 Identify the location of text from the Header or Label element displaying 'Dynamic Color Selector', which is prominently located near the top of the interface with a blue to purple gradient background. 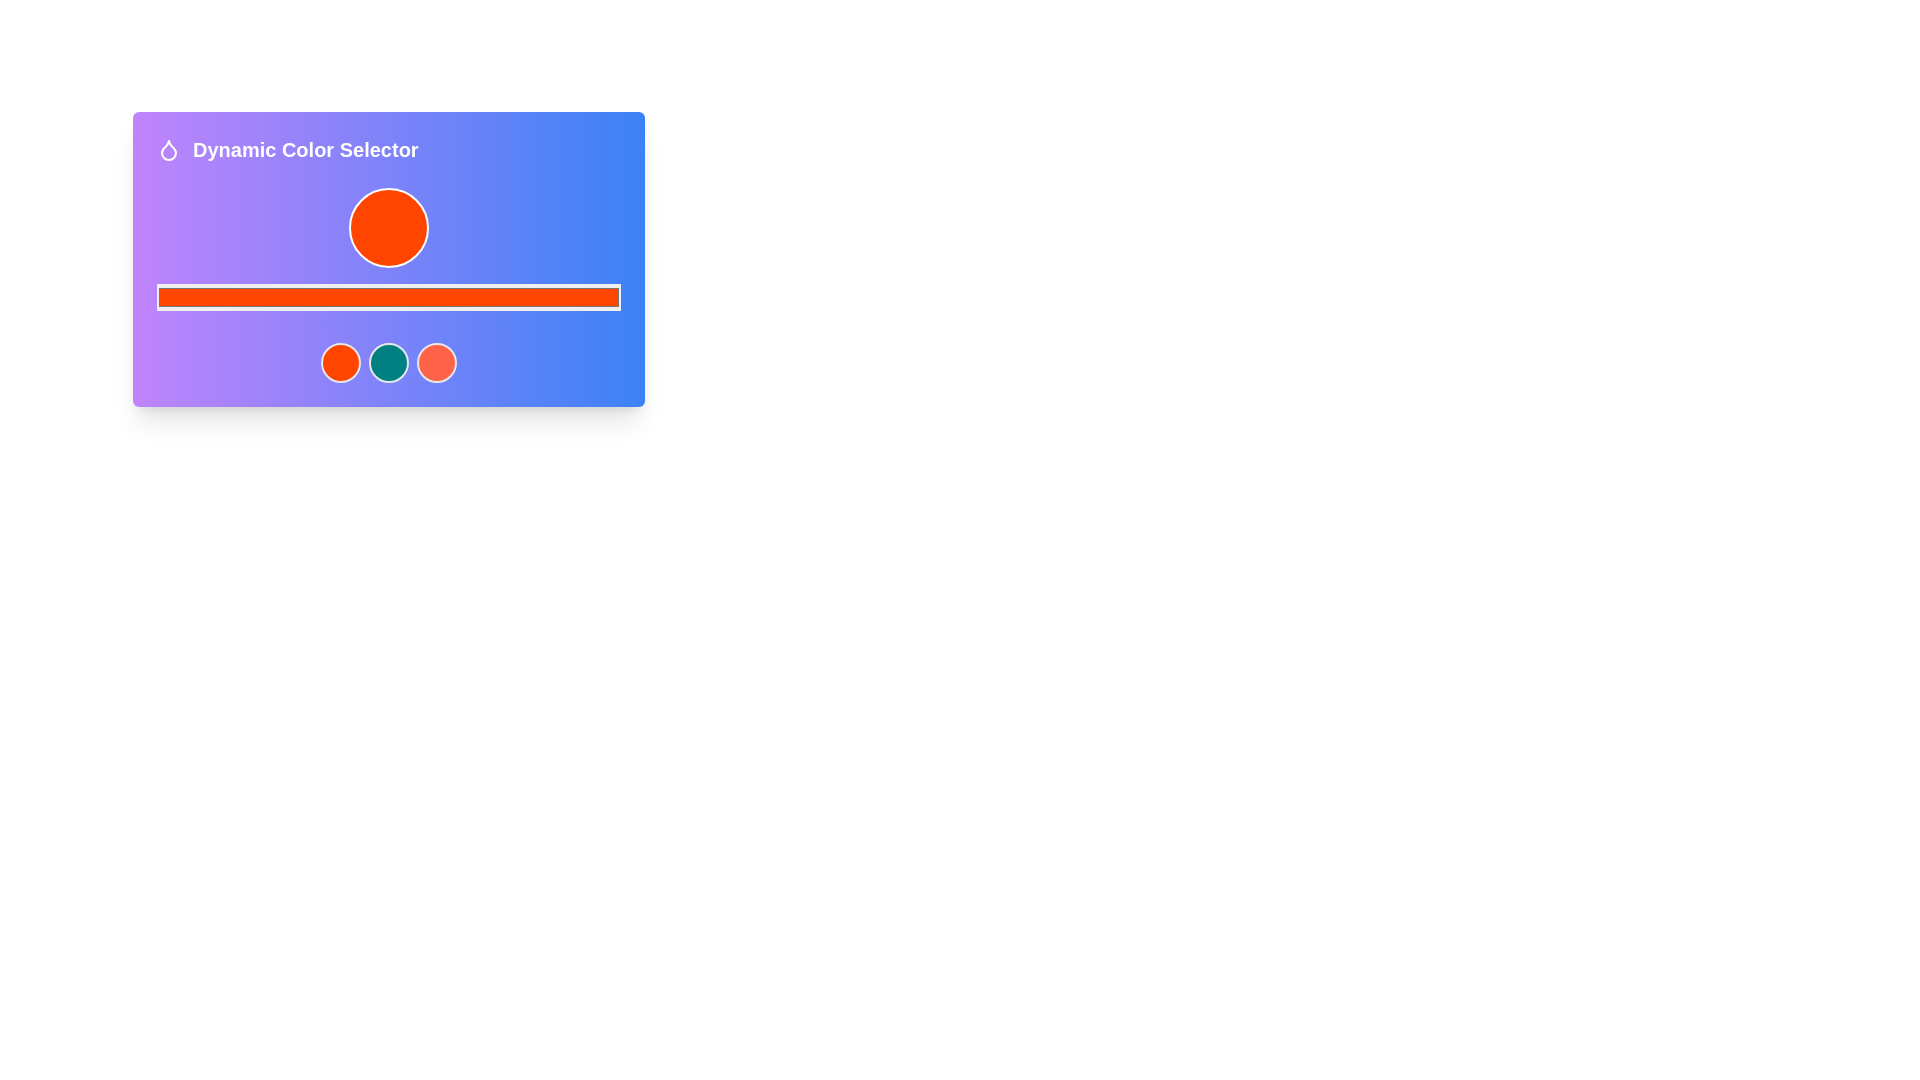
(304, 149).